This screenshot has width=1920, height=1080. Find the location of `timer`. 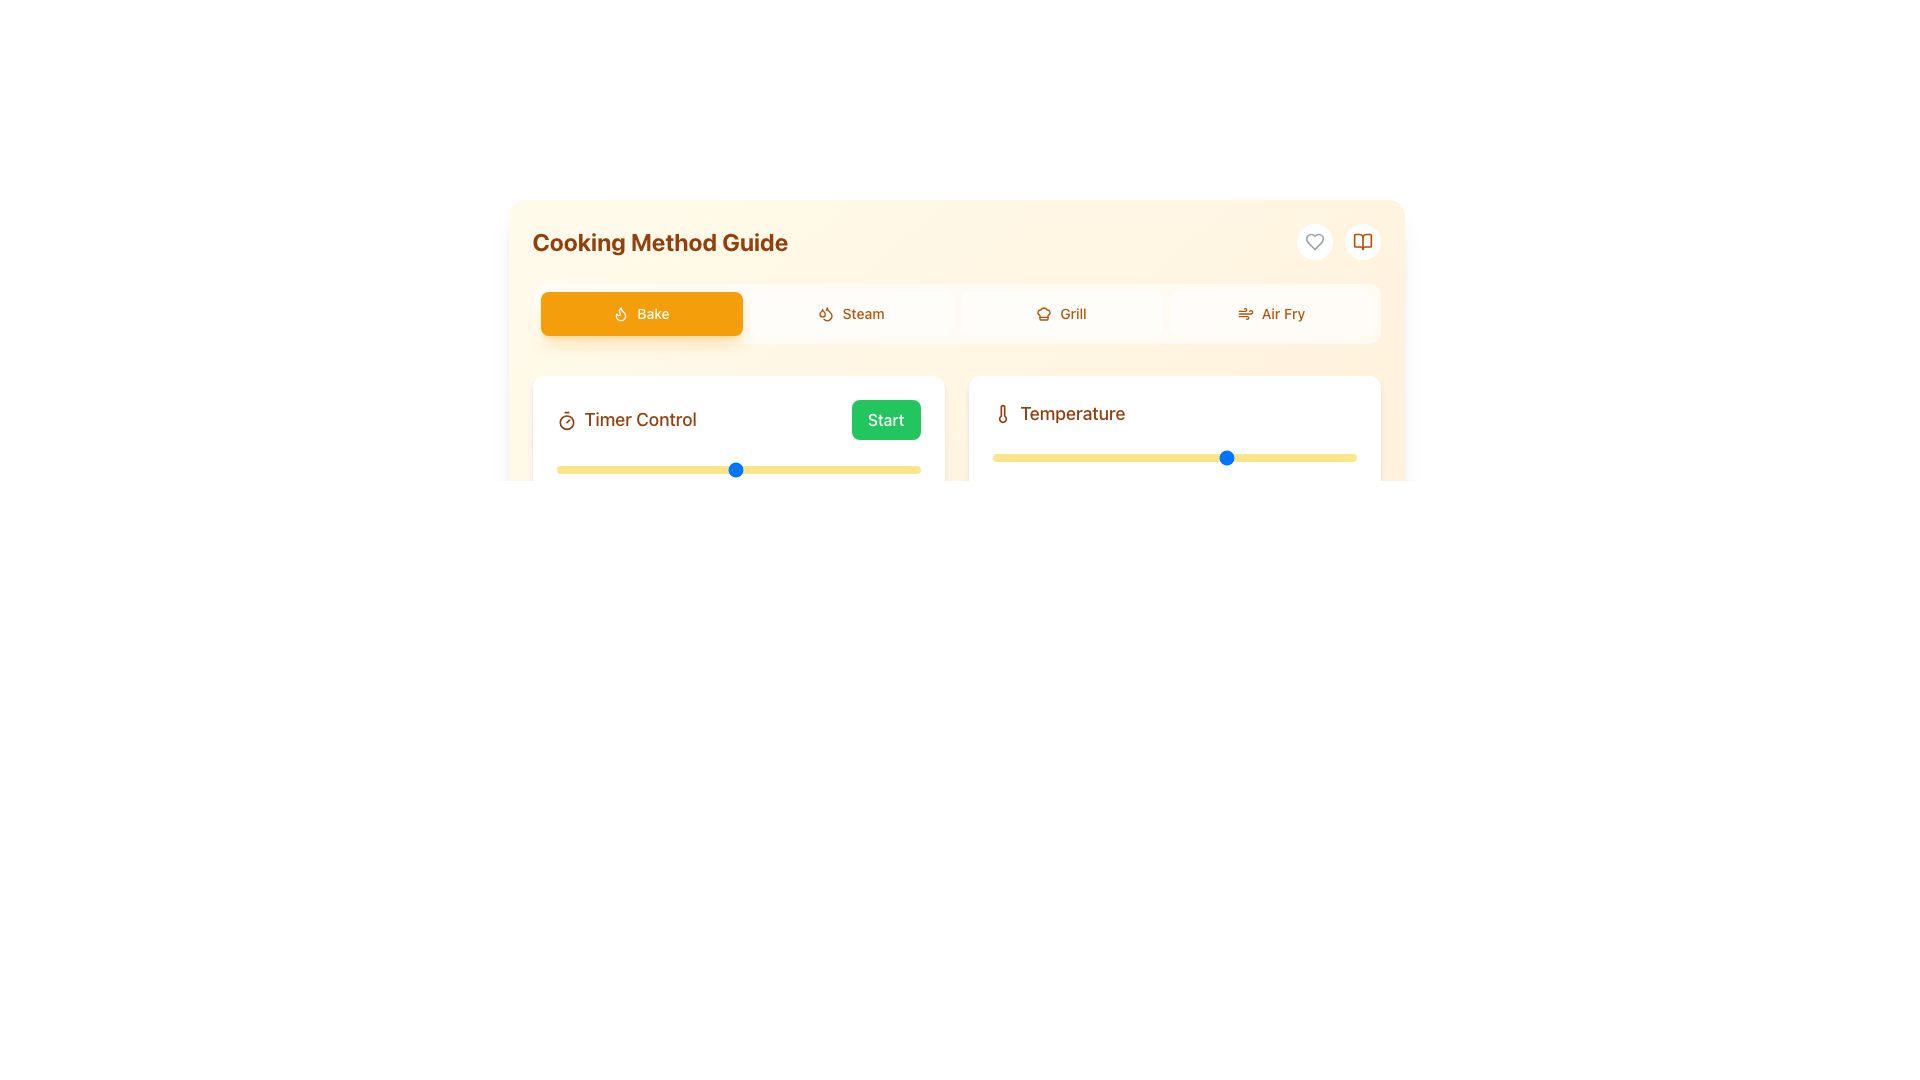

timer is located at coordinates (561, 470).